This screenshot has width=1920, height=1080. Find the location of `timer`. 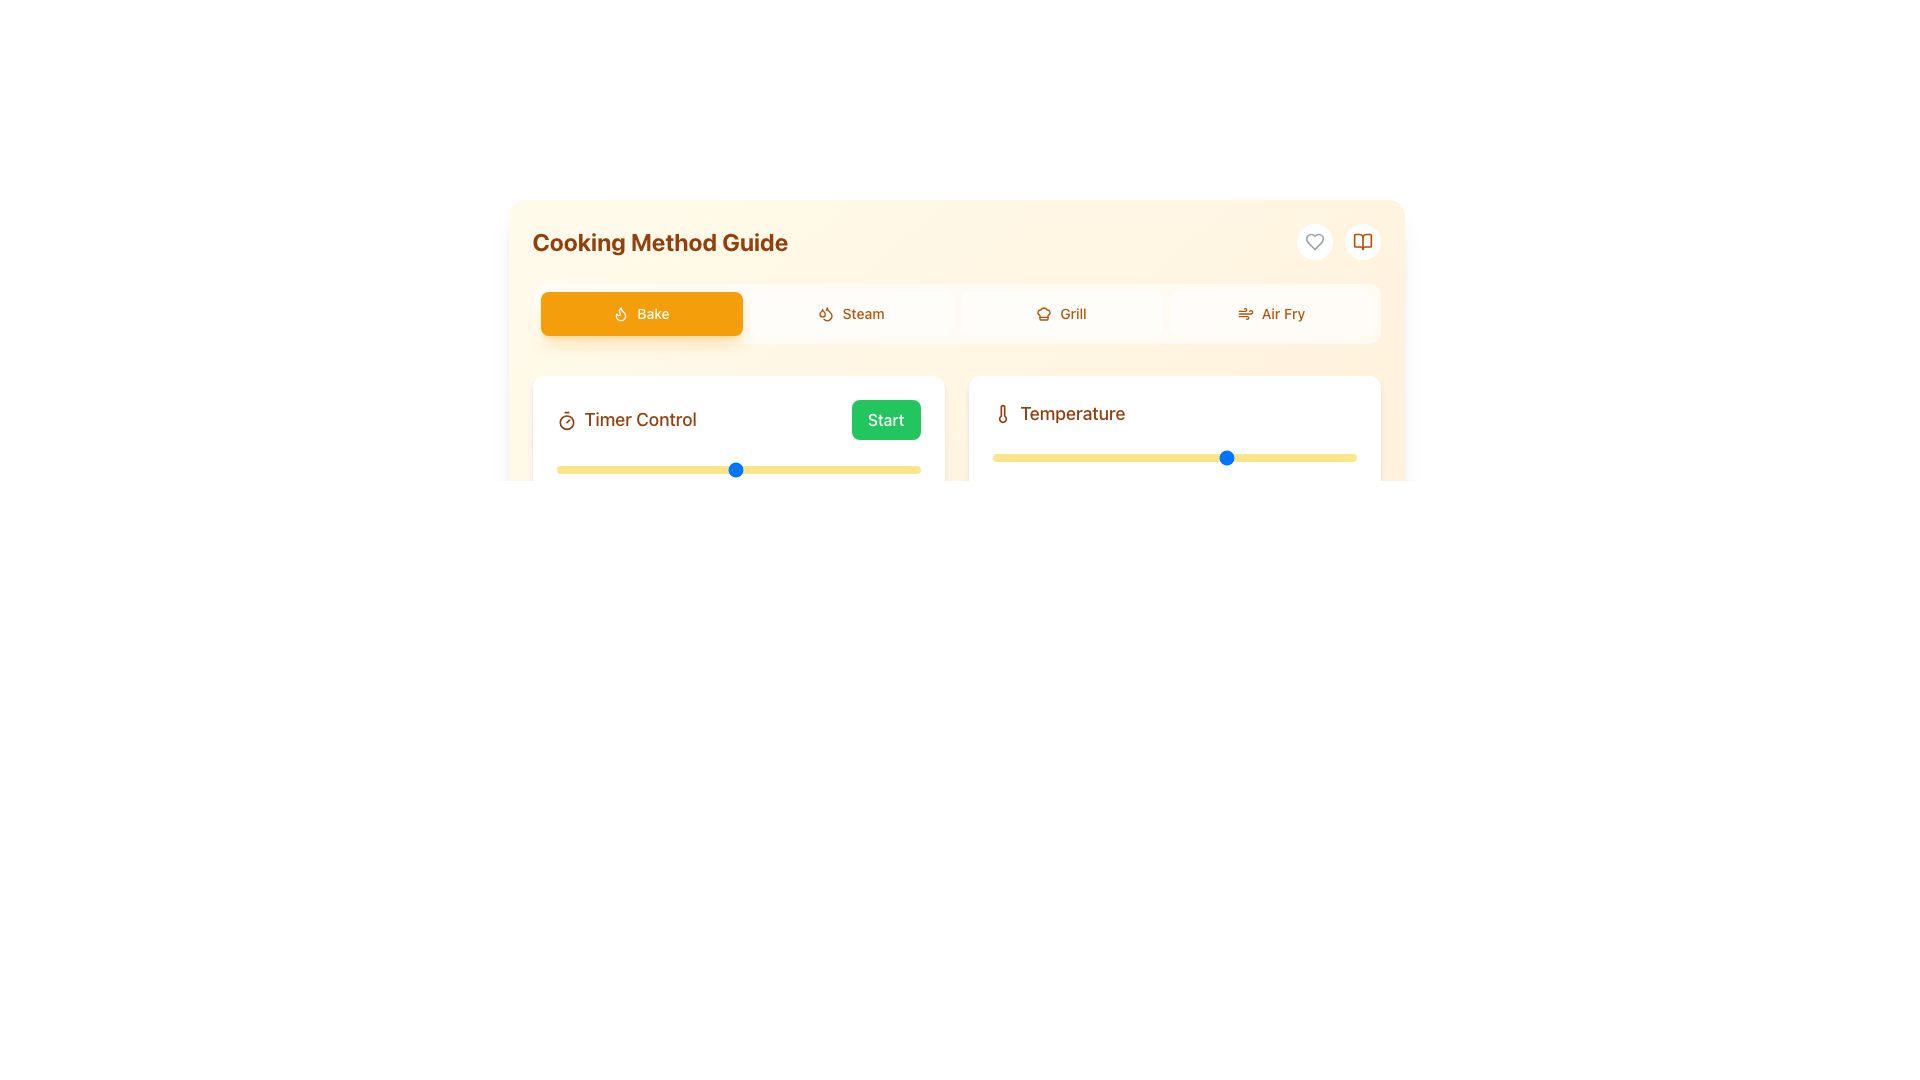

timer is located at coordinates (561, 470).